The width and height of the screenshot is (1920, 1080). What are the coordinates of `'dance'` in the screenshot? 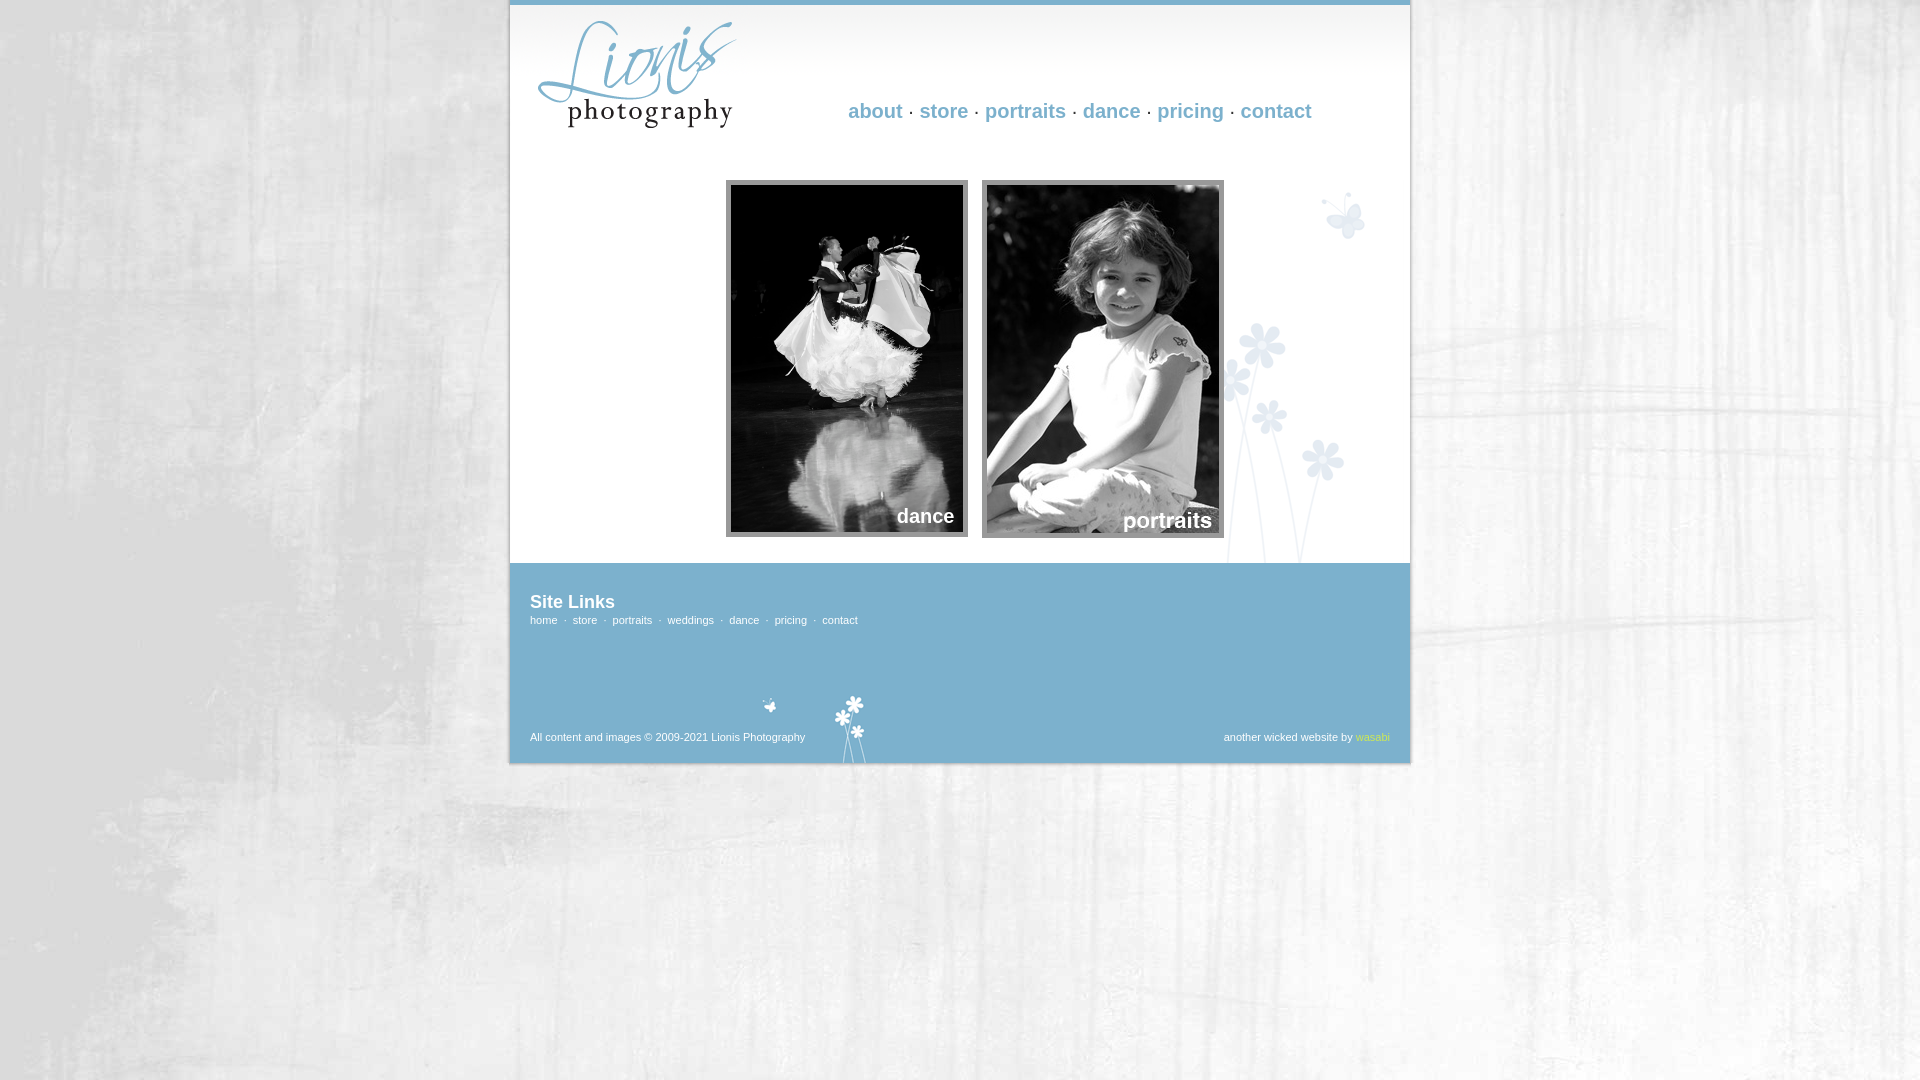 It's located at (1082, 111).